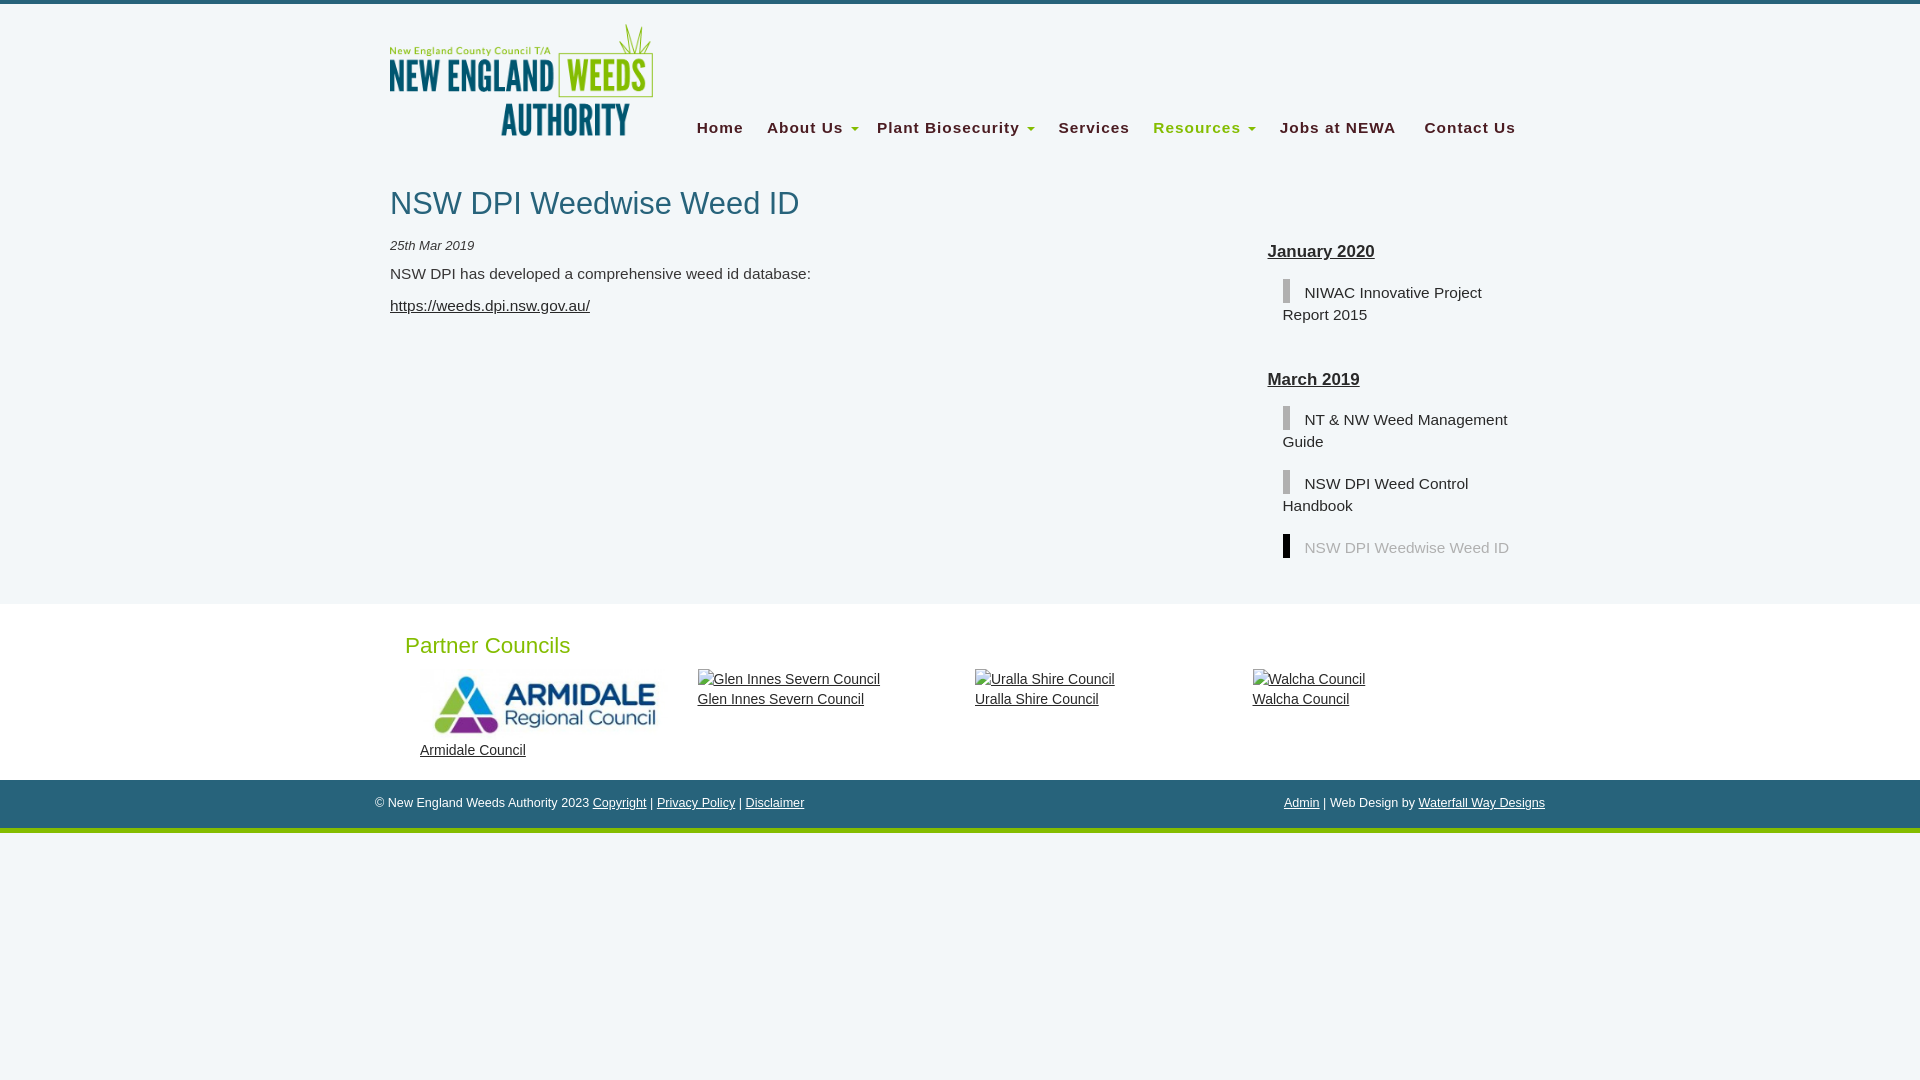 The image size is (1920, 1080). I want to click on 'About Us ', so click(812, 127).